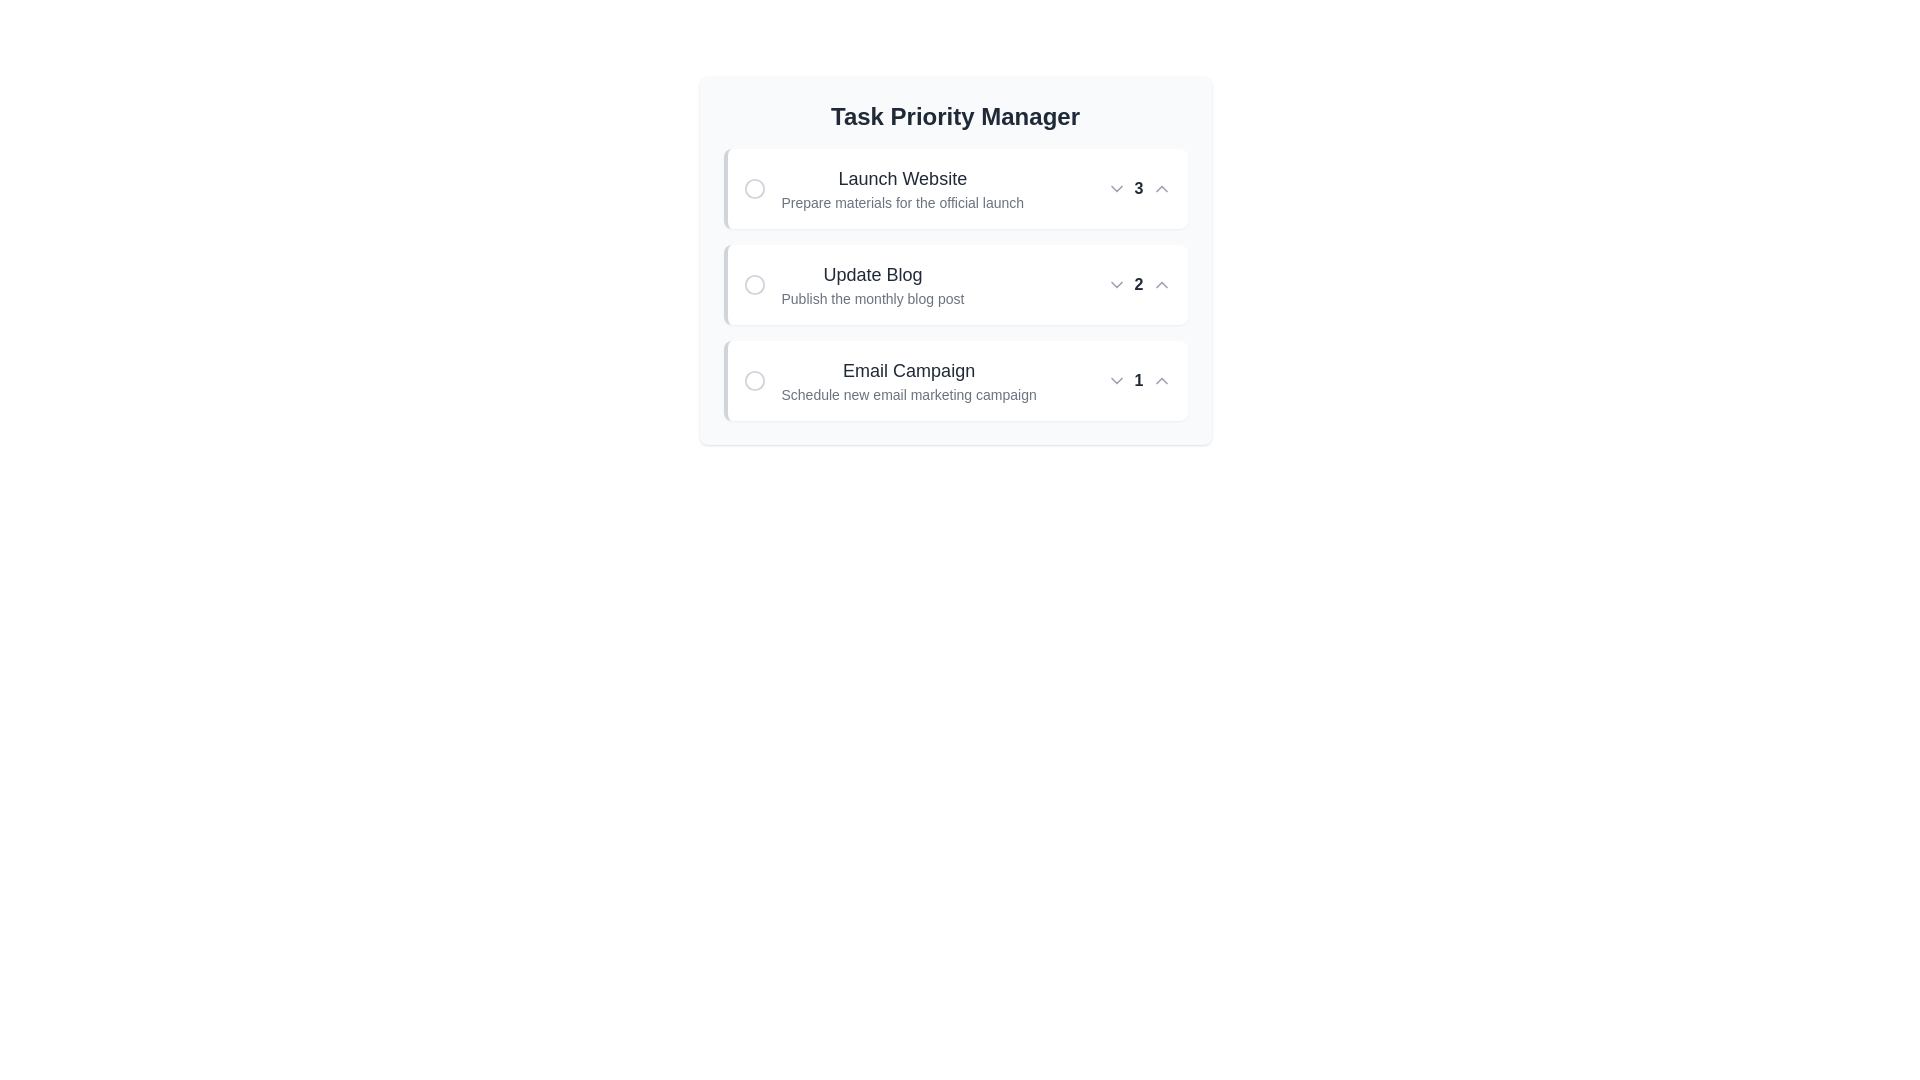 The width and height of the screenshot is (1920, 1080). Describe the element at coordinates (954, 189) in the screenshot. I see `the first task card in the 'Task Priority Manager' section, which displays the task's title, description, and current priority value` at that location.